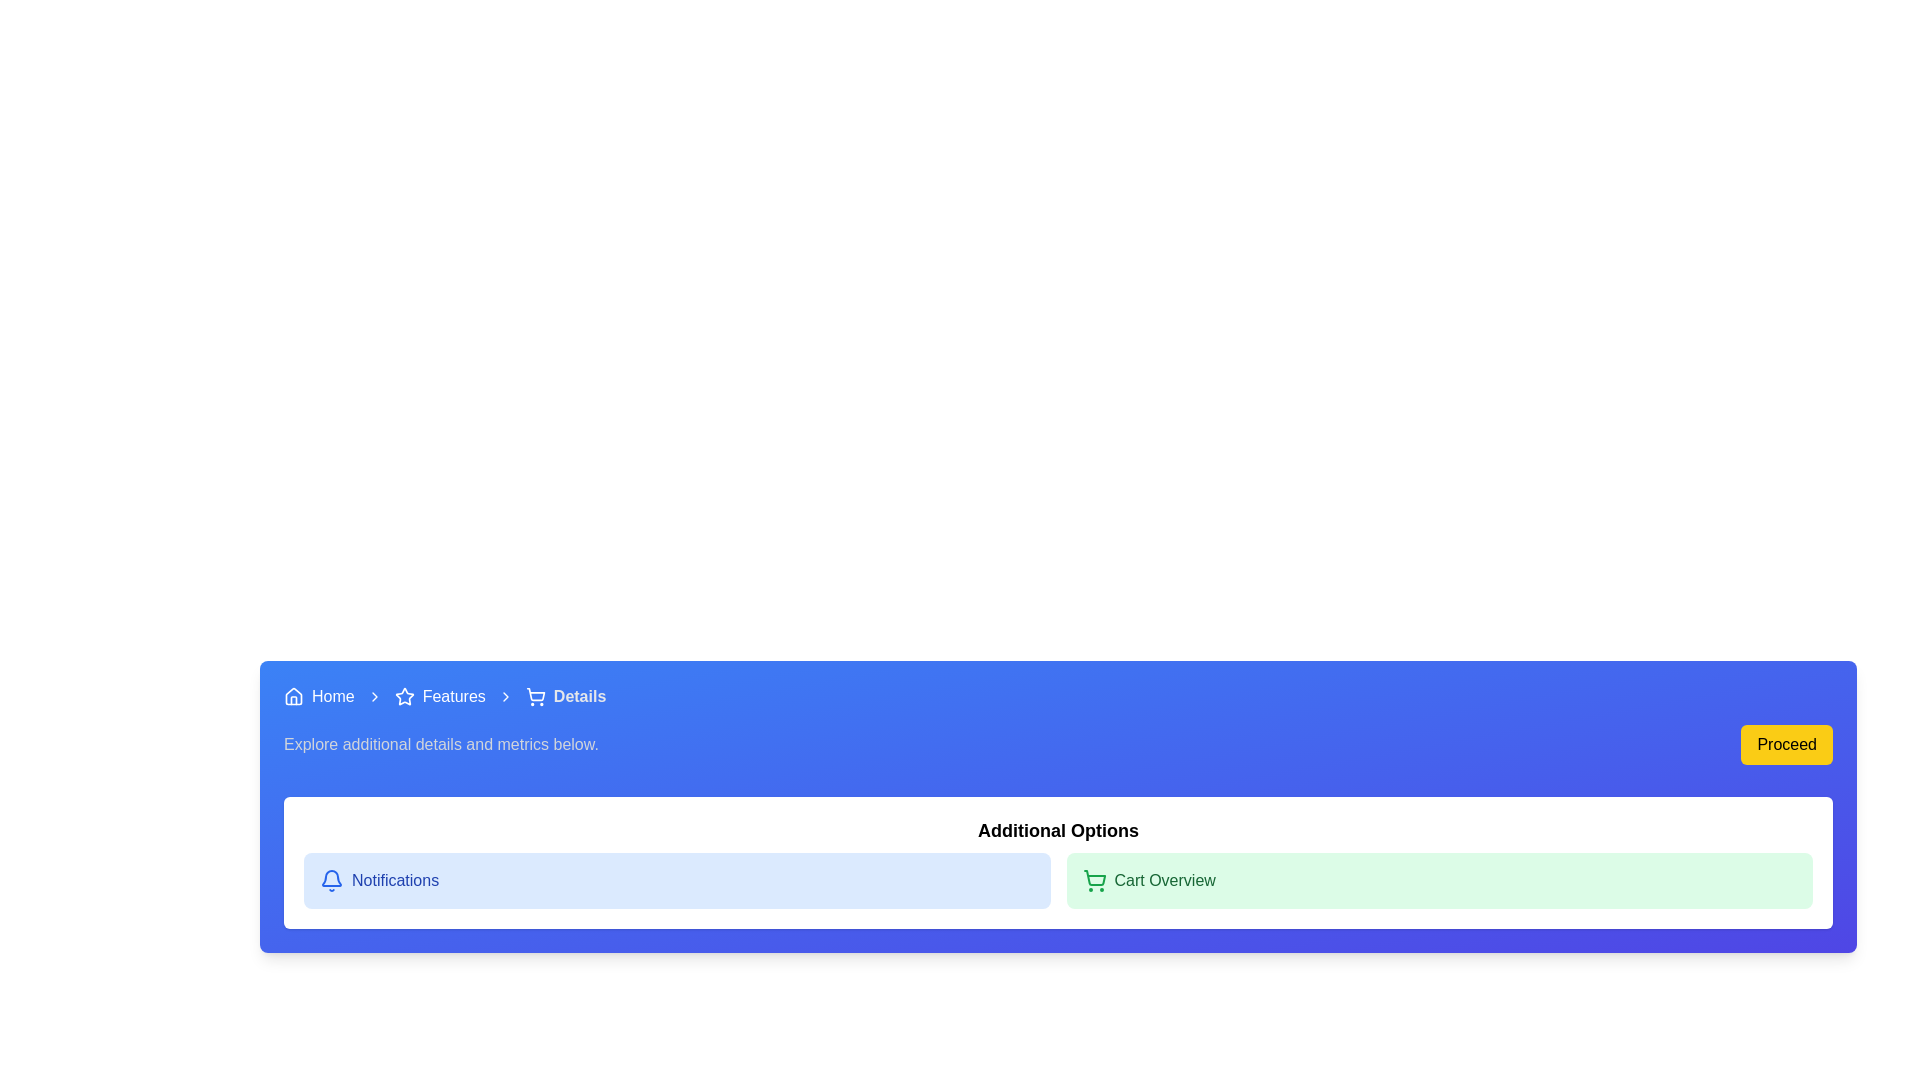 The height and width of the screenshot is (1080, 1920). Describe the element at coordinates (505, 696) in the screenshot. I see `the second right-facing arrow icon in the breadcrumb navigation sequence, which is displayed in white on a blue background, to visually inspect its design` at that location.